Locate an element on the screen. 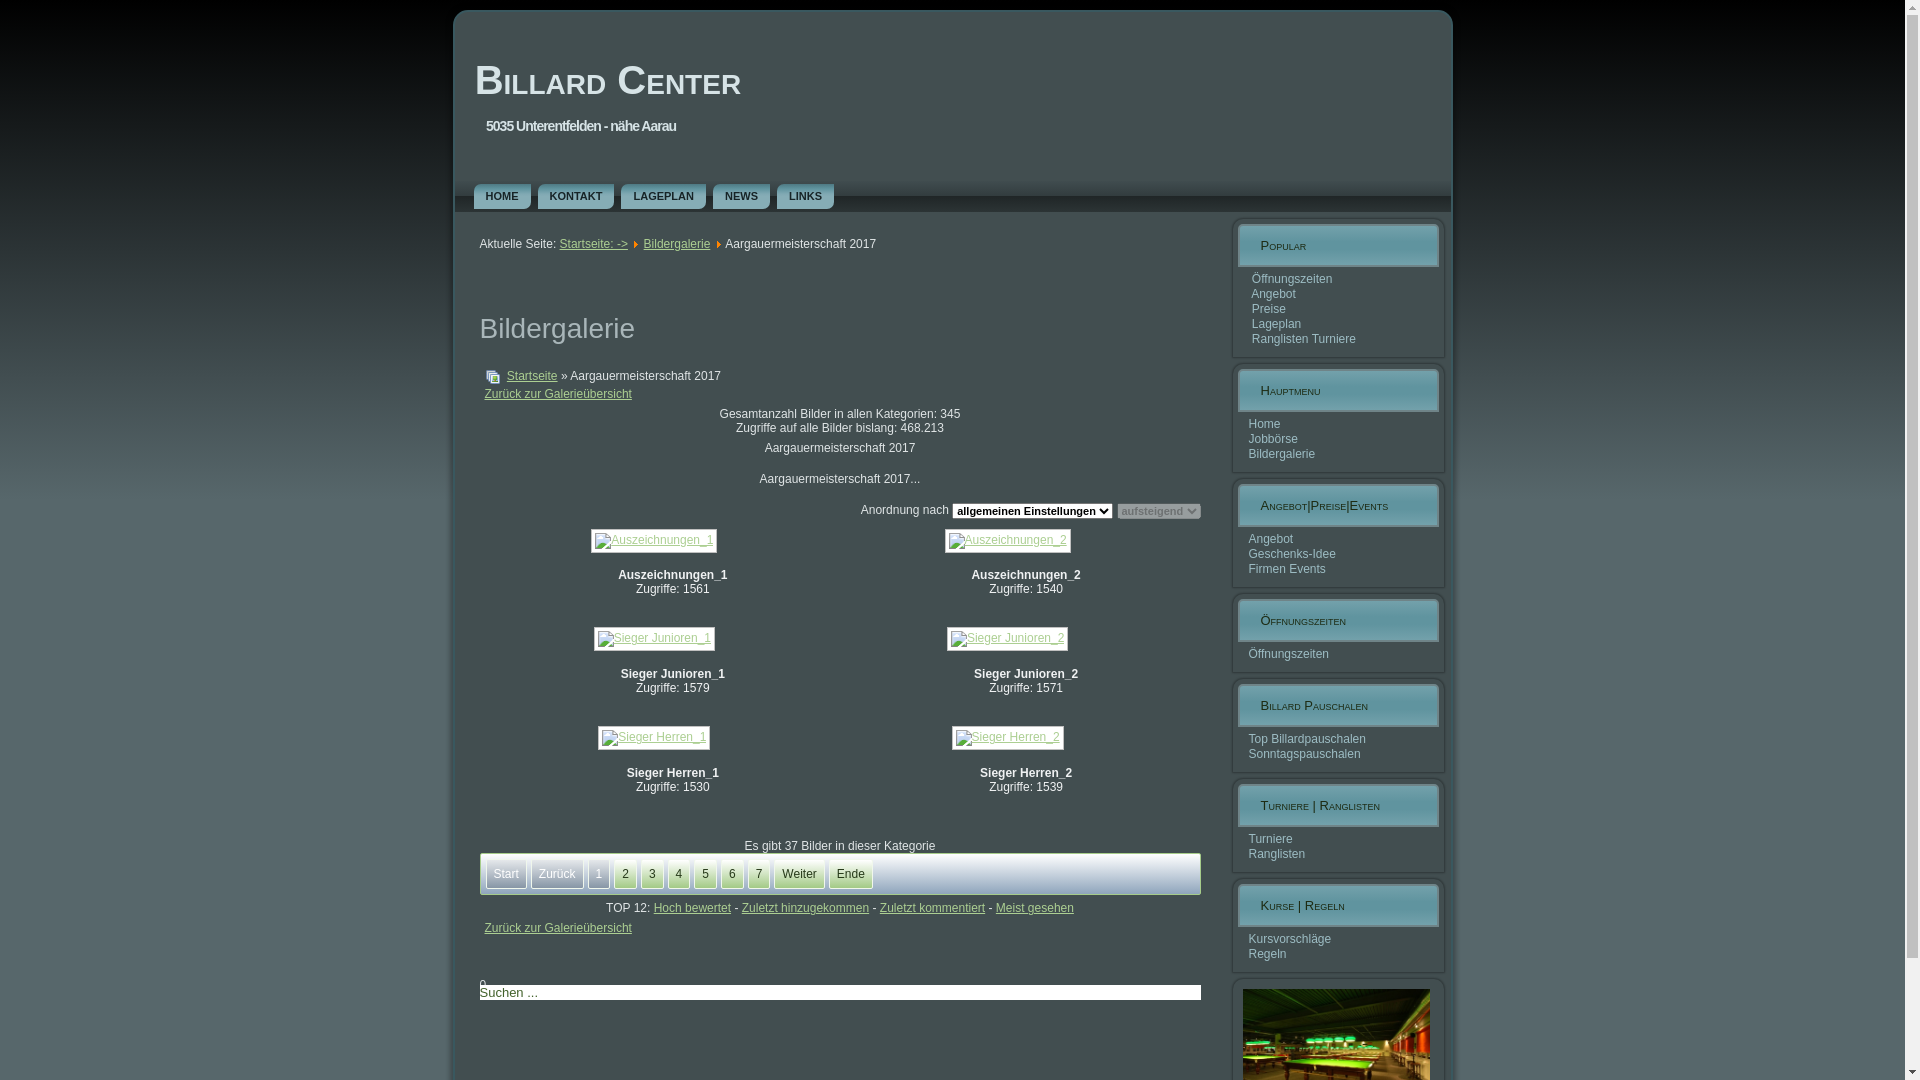  'KONTAKT' is located at coordinates (575, 196).